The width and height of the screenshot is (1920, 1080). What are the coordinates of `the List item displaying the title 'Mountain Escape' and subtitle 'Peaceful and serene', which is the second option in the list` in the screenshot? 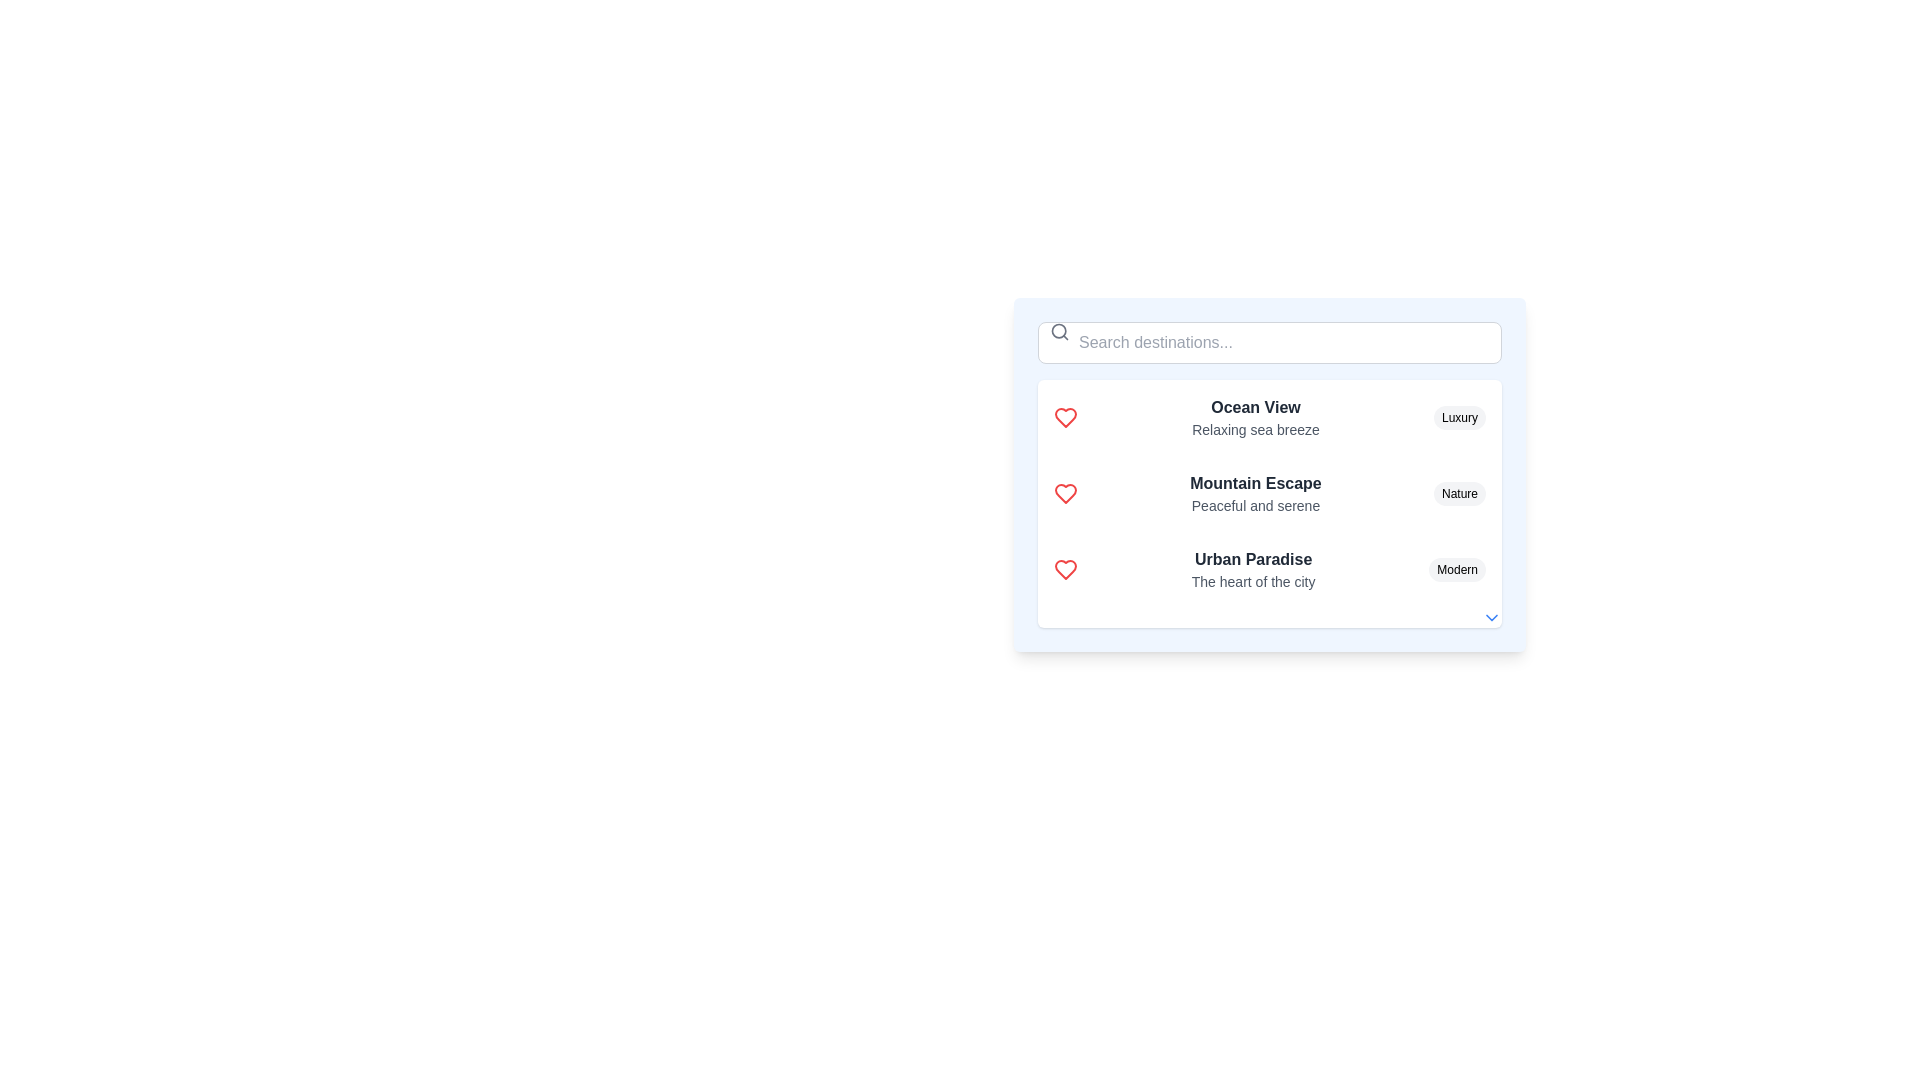 It's located at (1269, 493).